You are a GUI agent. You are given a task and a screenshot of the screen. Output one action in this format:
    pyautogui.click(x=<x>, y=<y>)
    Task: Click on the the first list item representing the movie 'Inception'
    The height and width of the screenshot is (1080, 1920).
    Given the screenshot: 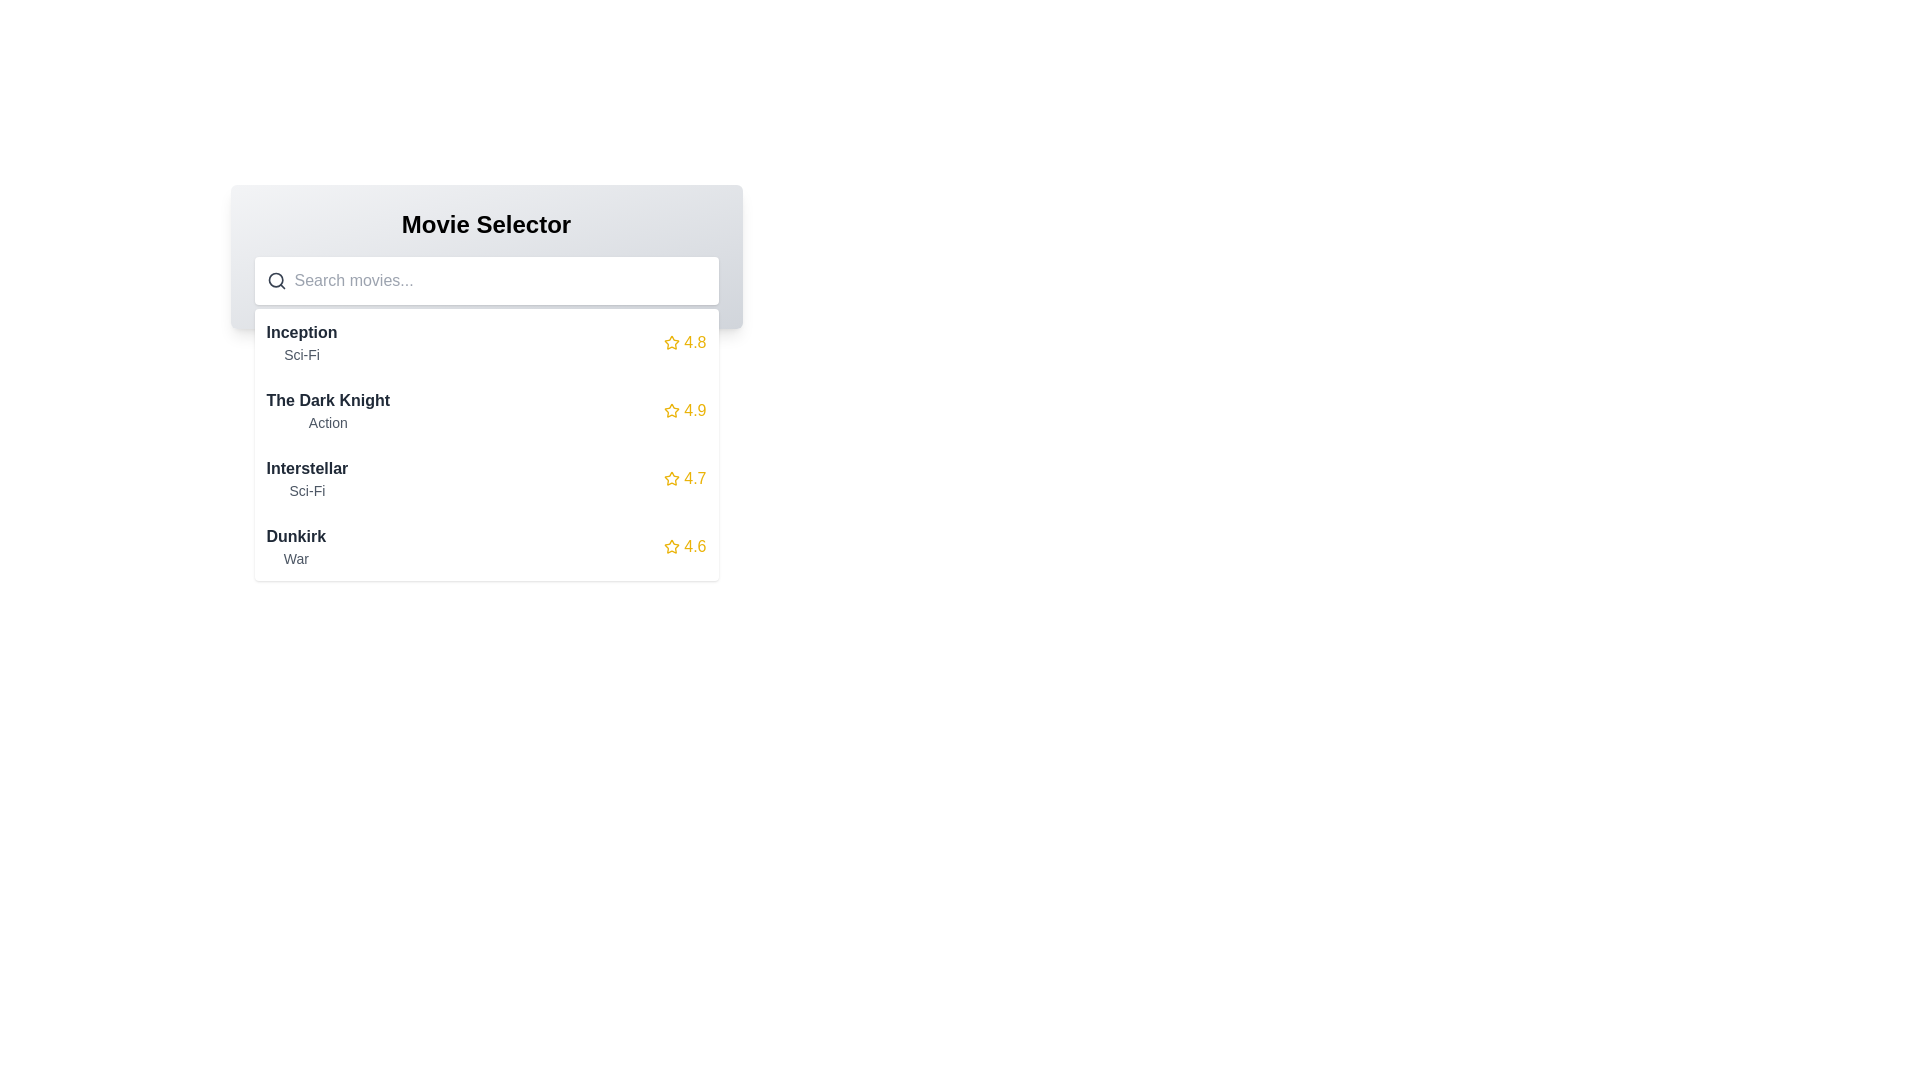 What is the action you would take?
    pyautogui.click(x=486, y=342)
    